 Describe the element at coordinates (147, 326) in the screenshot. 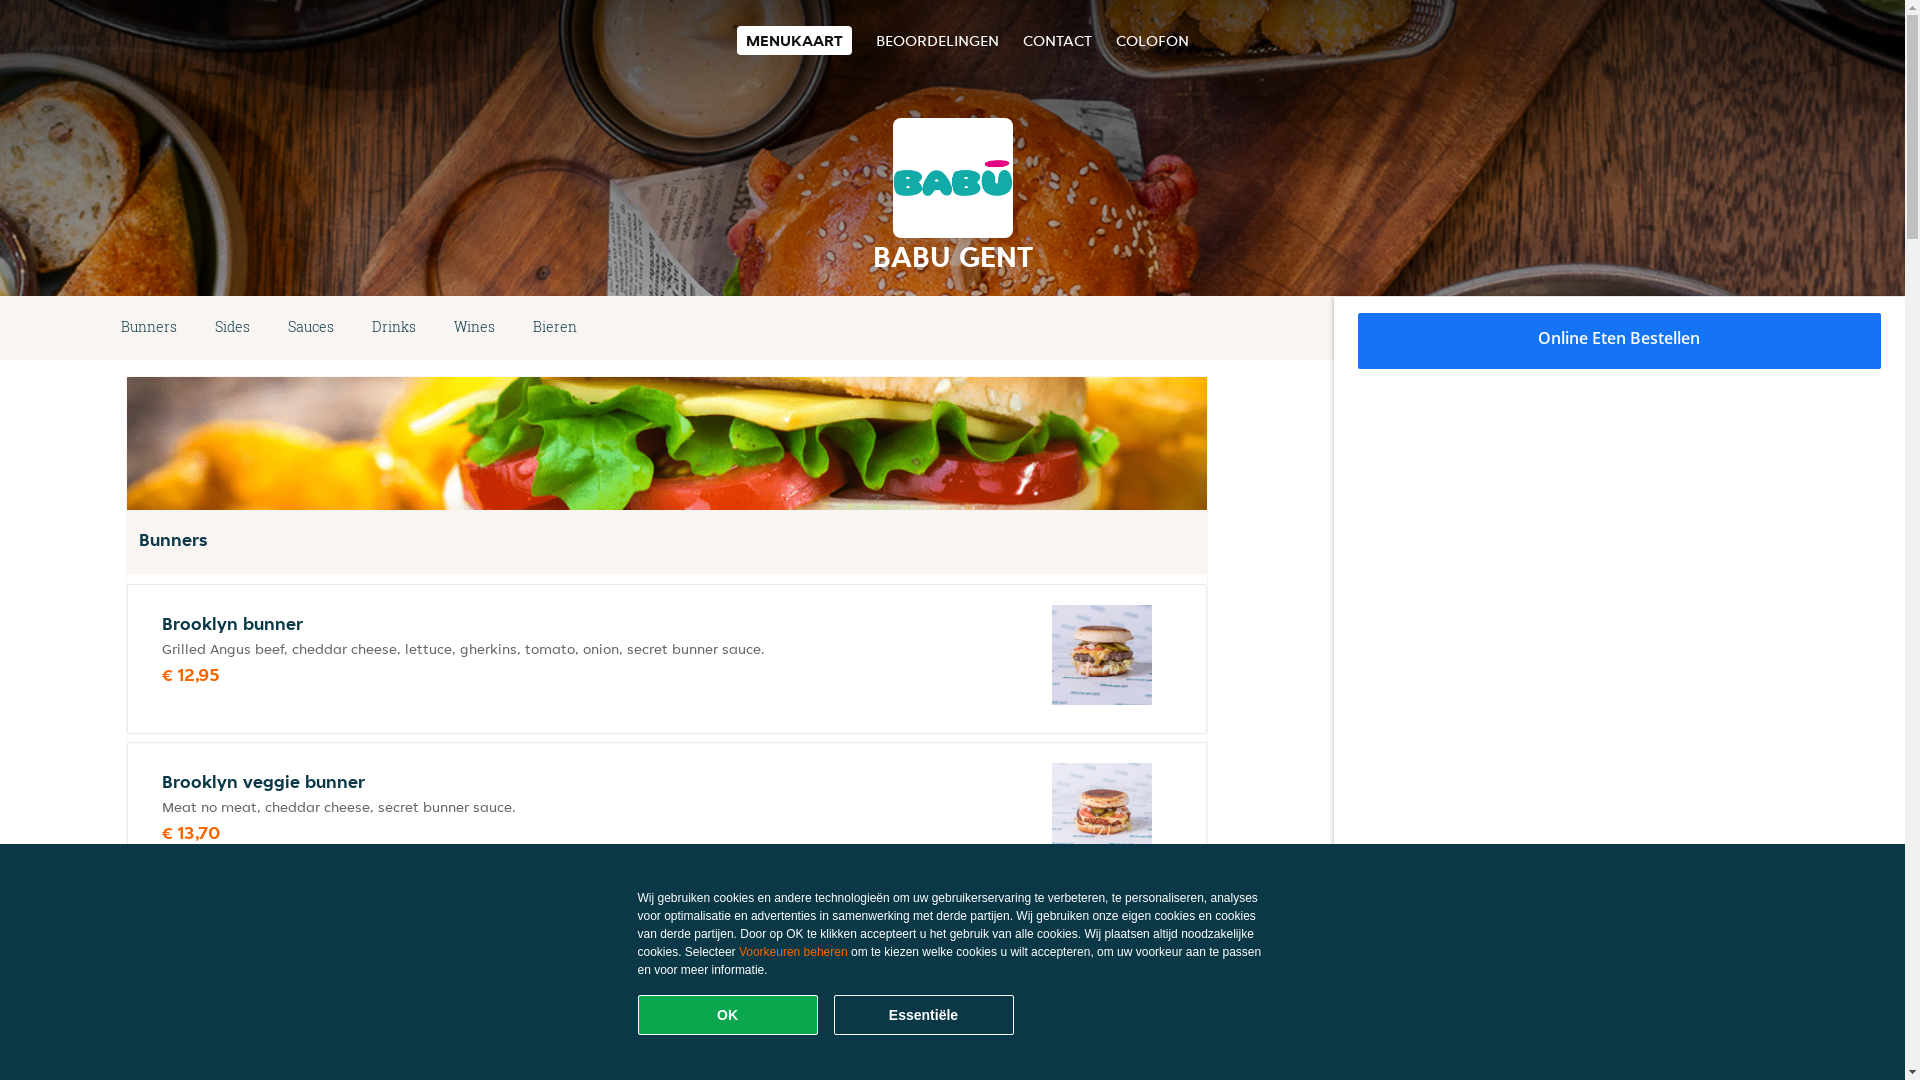

I see `'Bunners'` at that location.